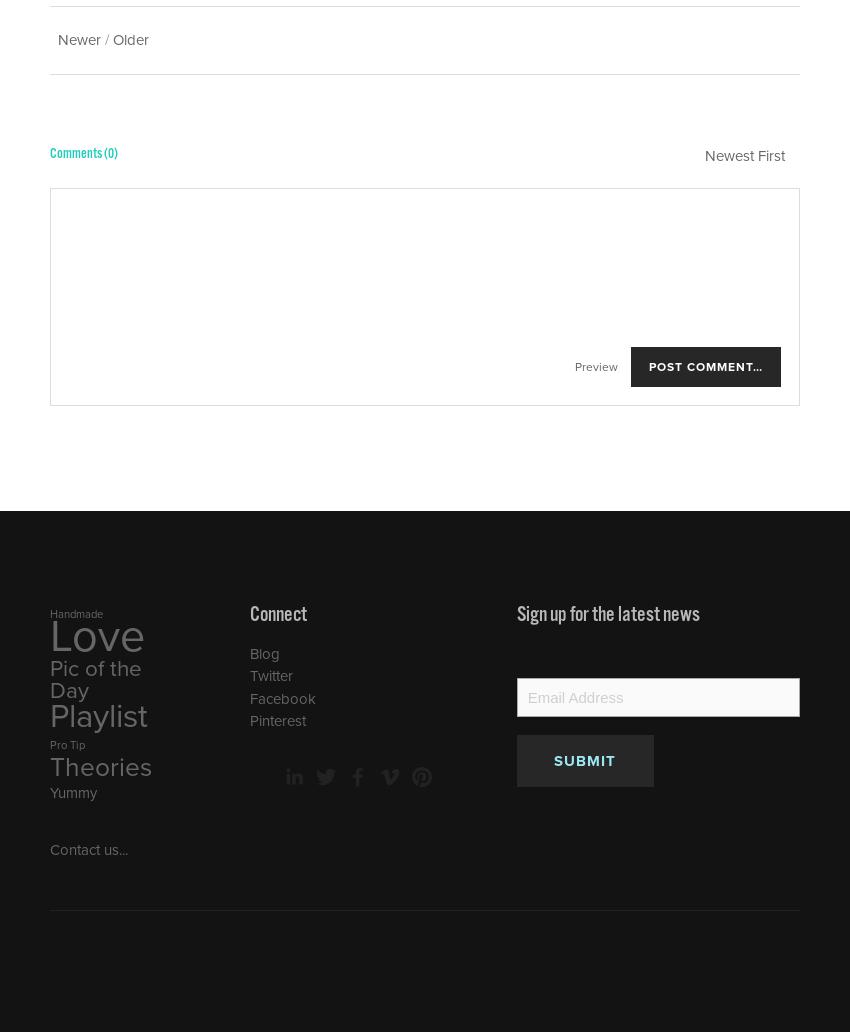  What do you see at coordinates (67, 744) in the screenshot?
I see `'Pro Tip'` at bounding box center [67, 744].